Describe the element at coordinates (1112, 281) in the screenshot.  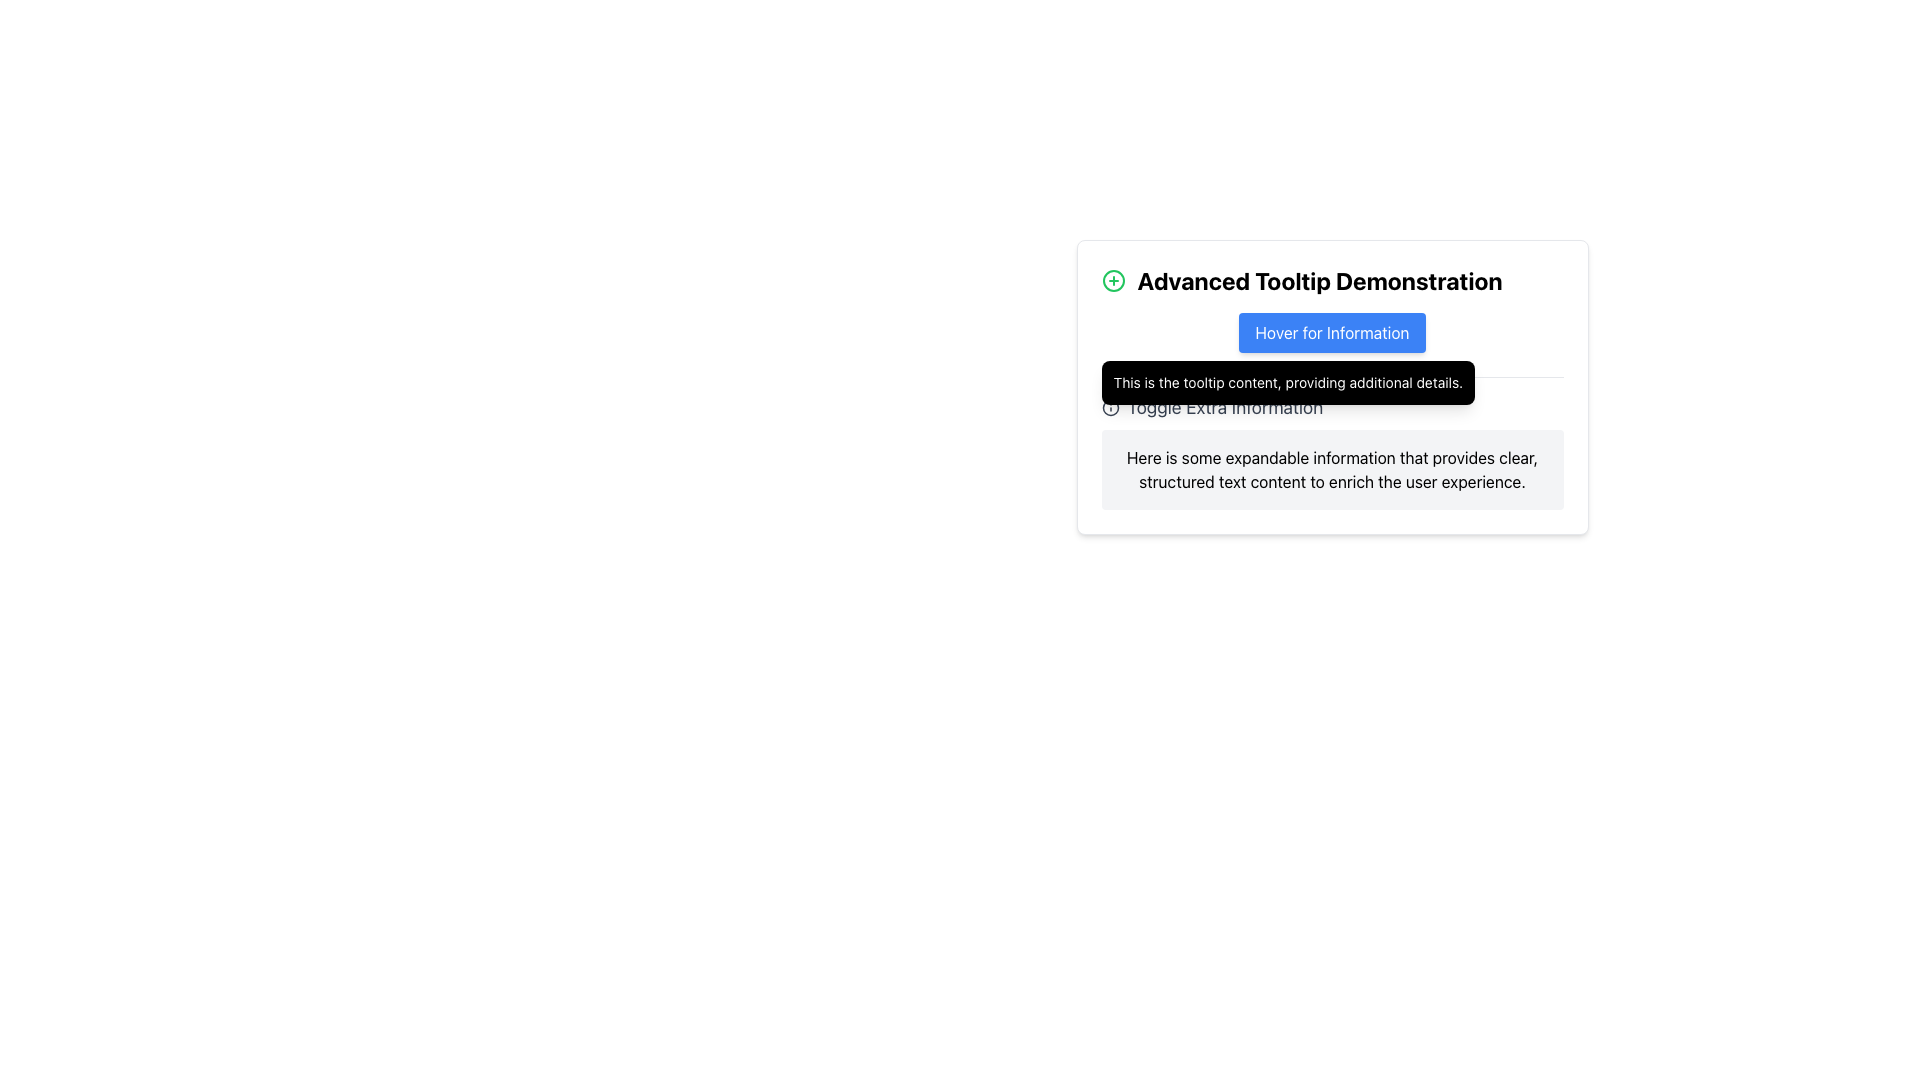
I see `the SVG Circle that represents the 'plus' icon in the upper-left corner of the 'Advanced Tooltip Demonstration' card` at that location.